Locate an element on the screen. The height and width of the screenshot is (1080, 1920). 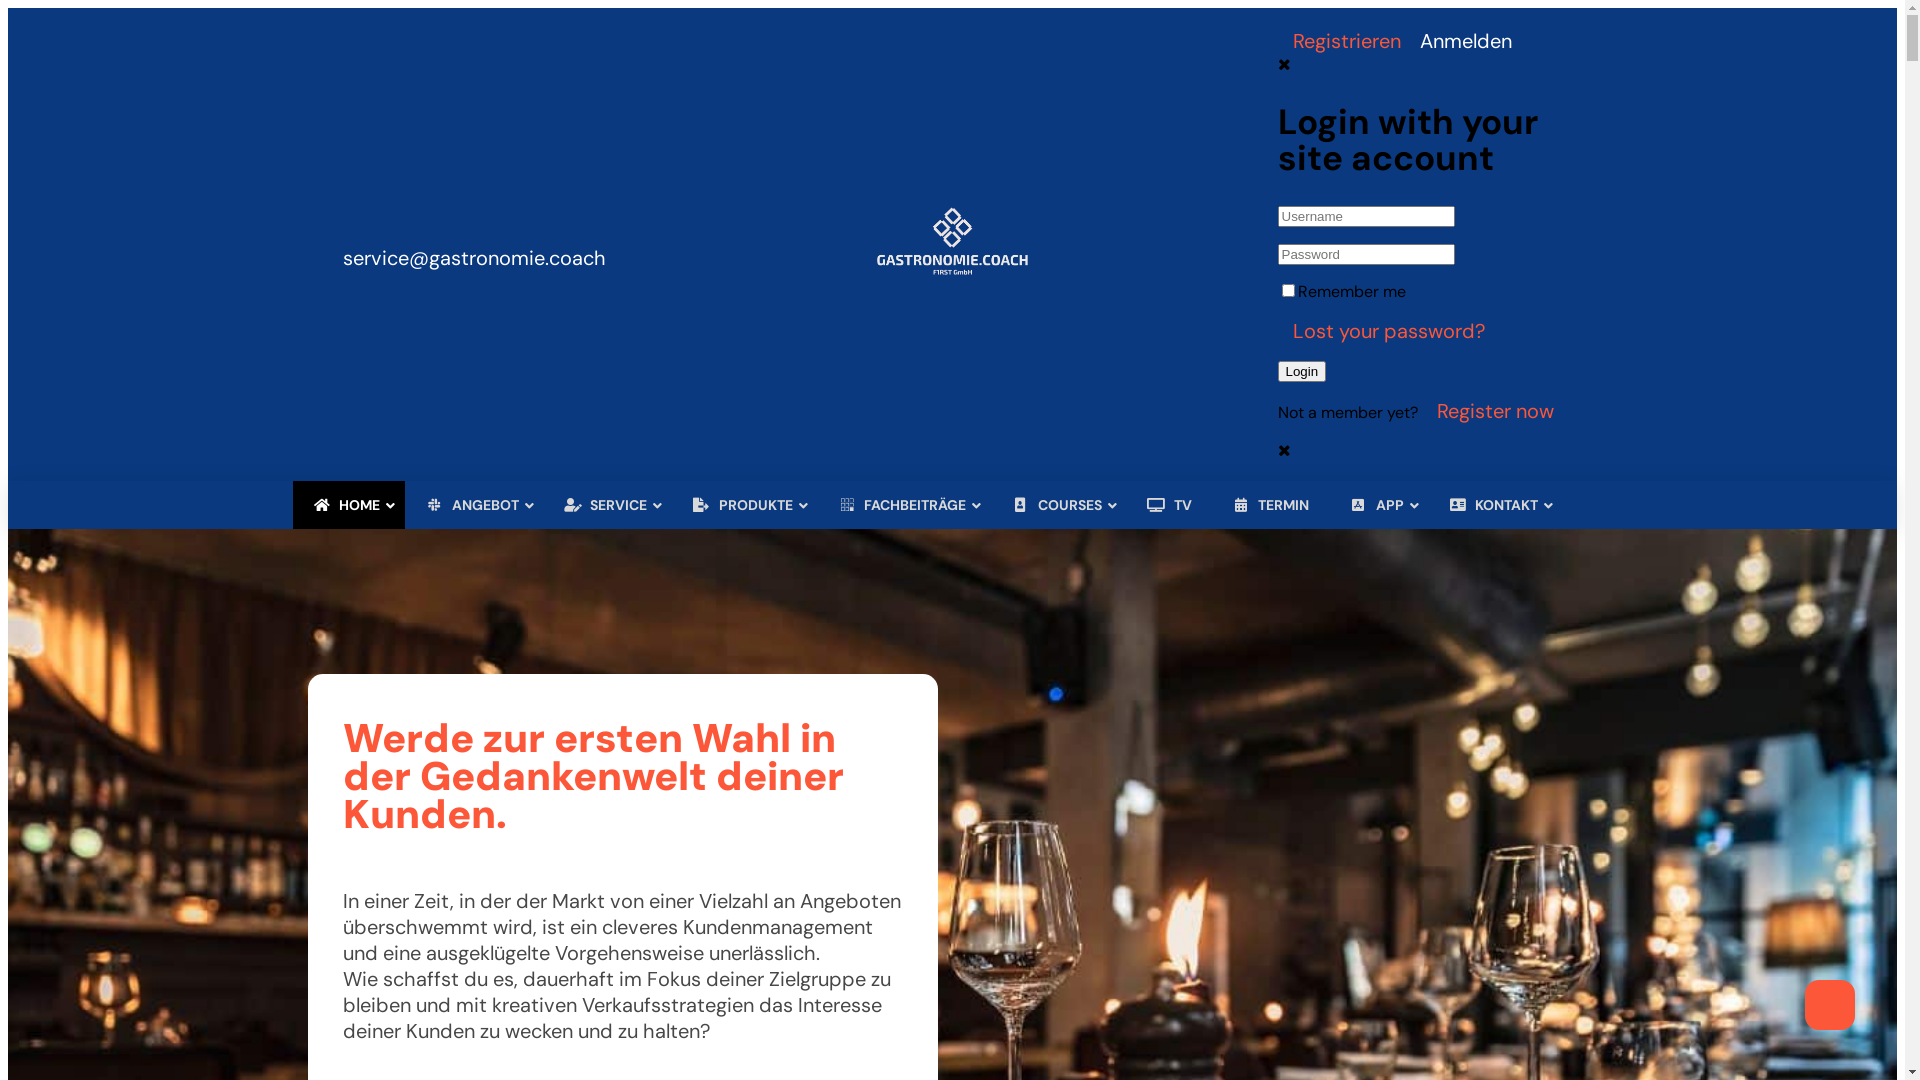
'TERMIN' is located at coordinates (1270, 504).